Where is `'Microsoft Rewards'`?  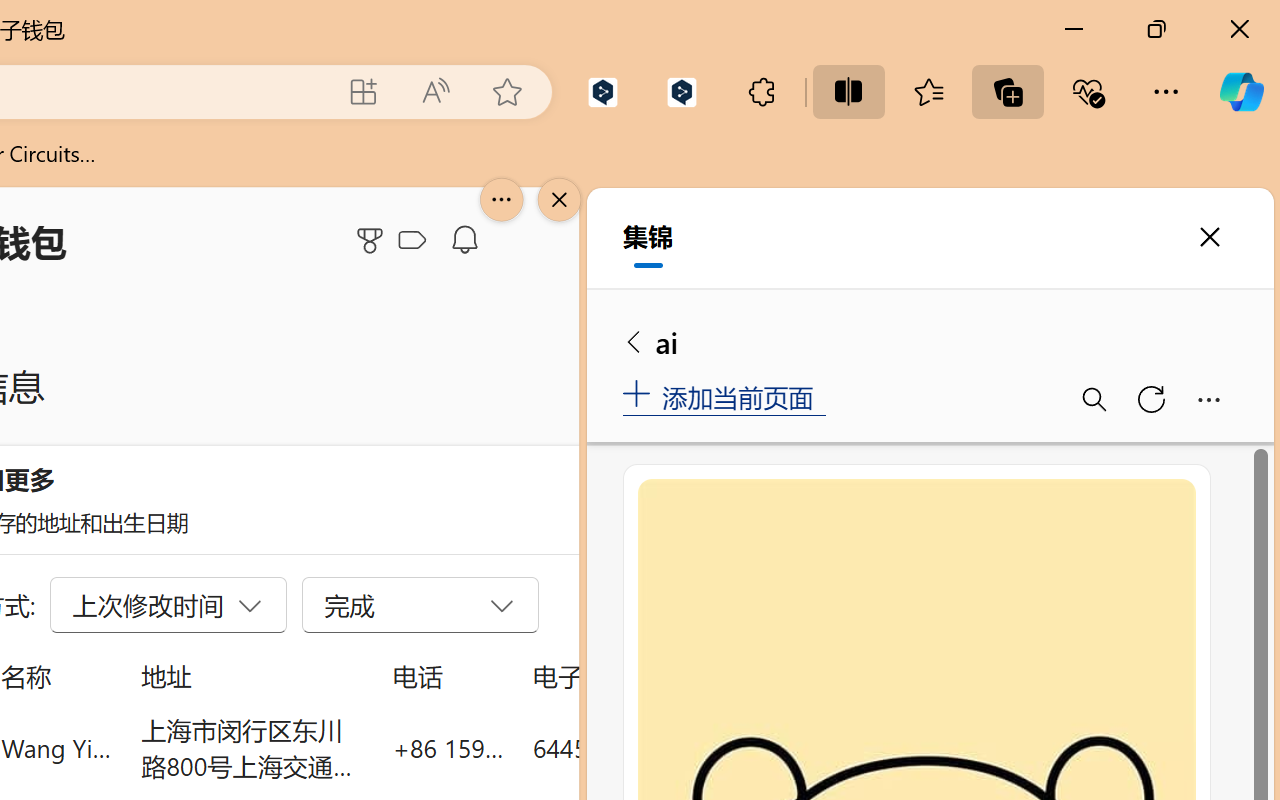 'Microsoft Rewards' is located at coordinates (373, 239).